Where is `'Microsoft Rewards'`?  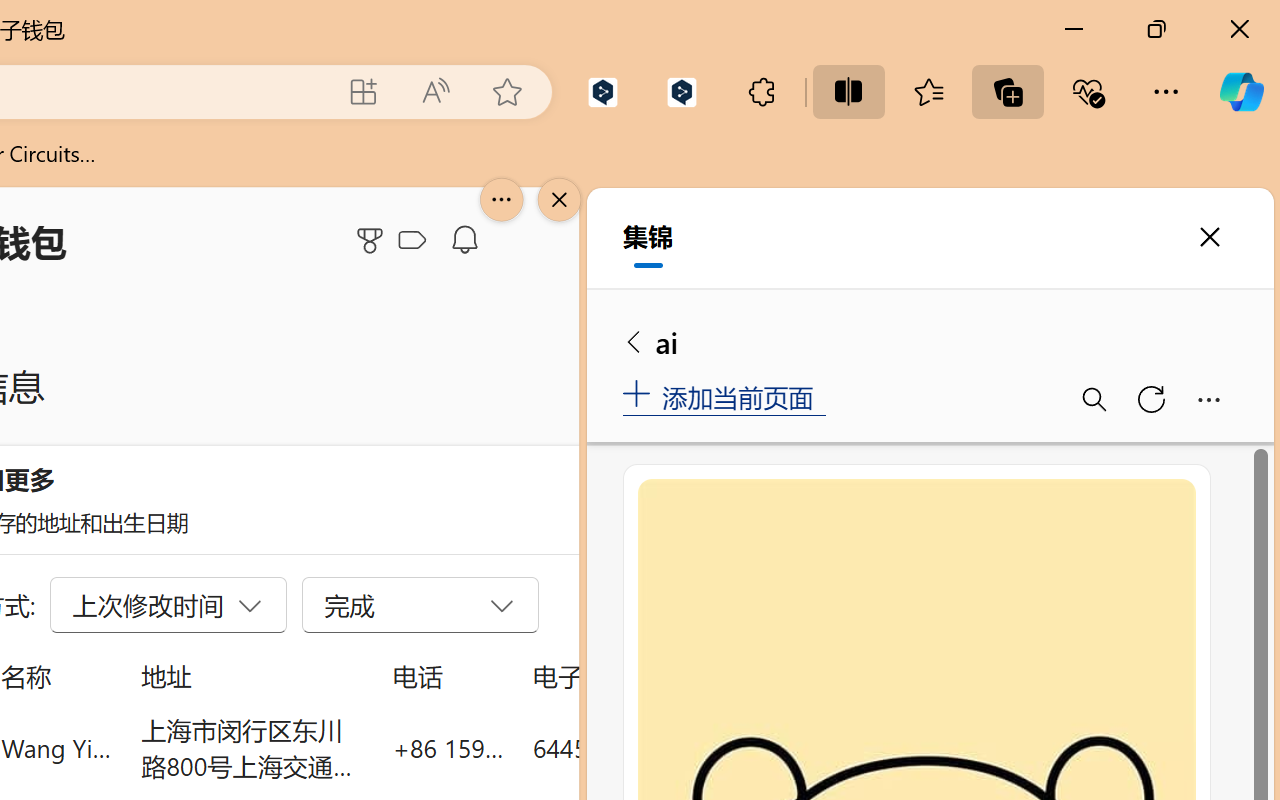 'Microsoft Rewards' is located at coordinates (373, 239).